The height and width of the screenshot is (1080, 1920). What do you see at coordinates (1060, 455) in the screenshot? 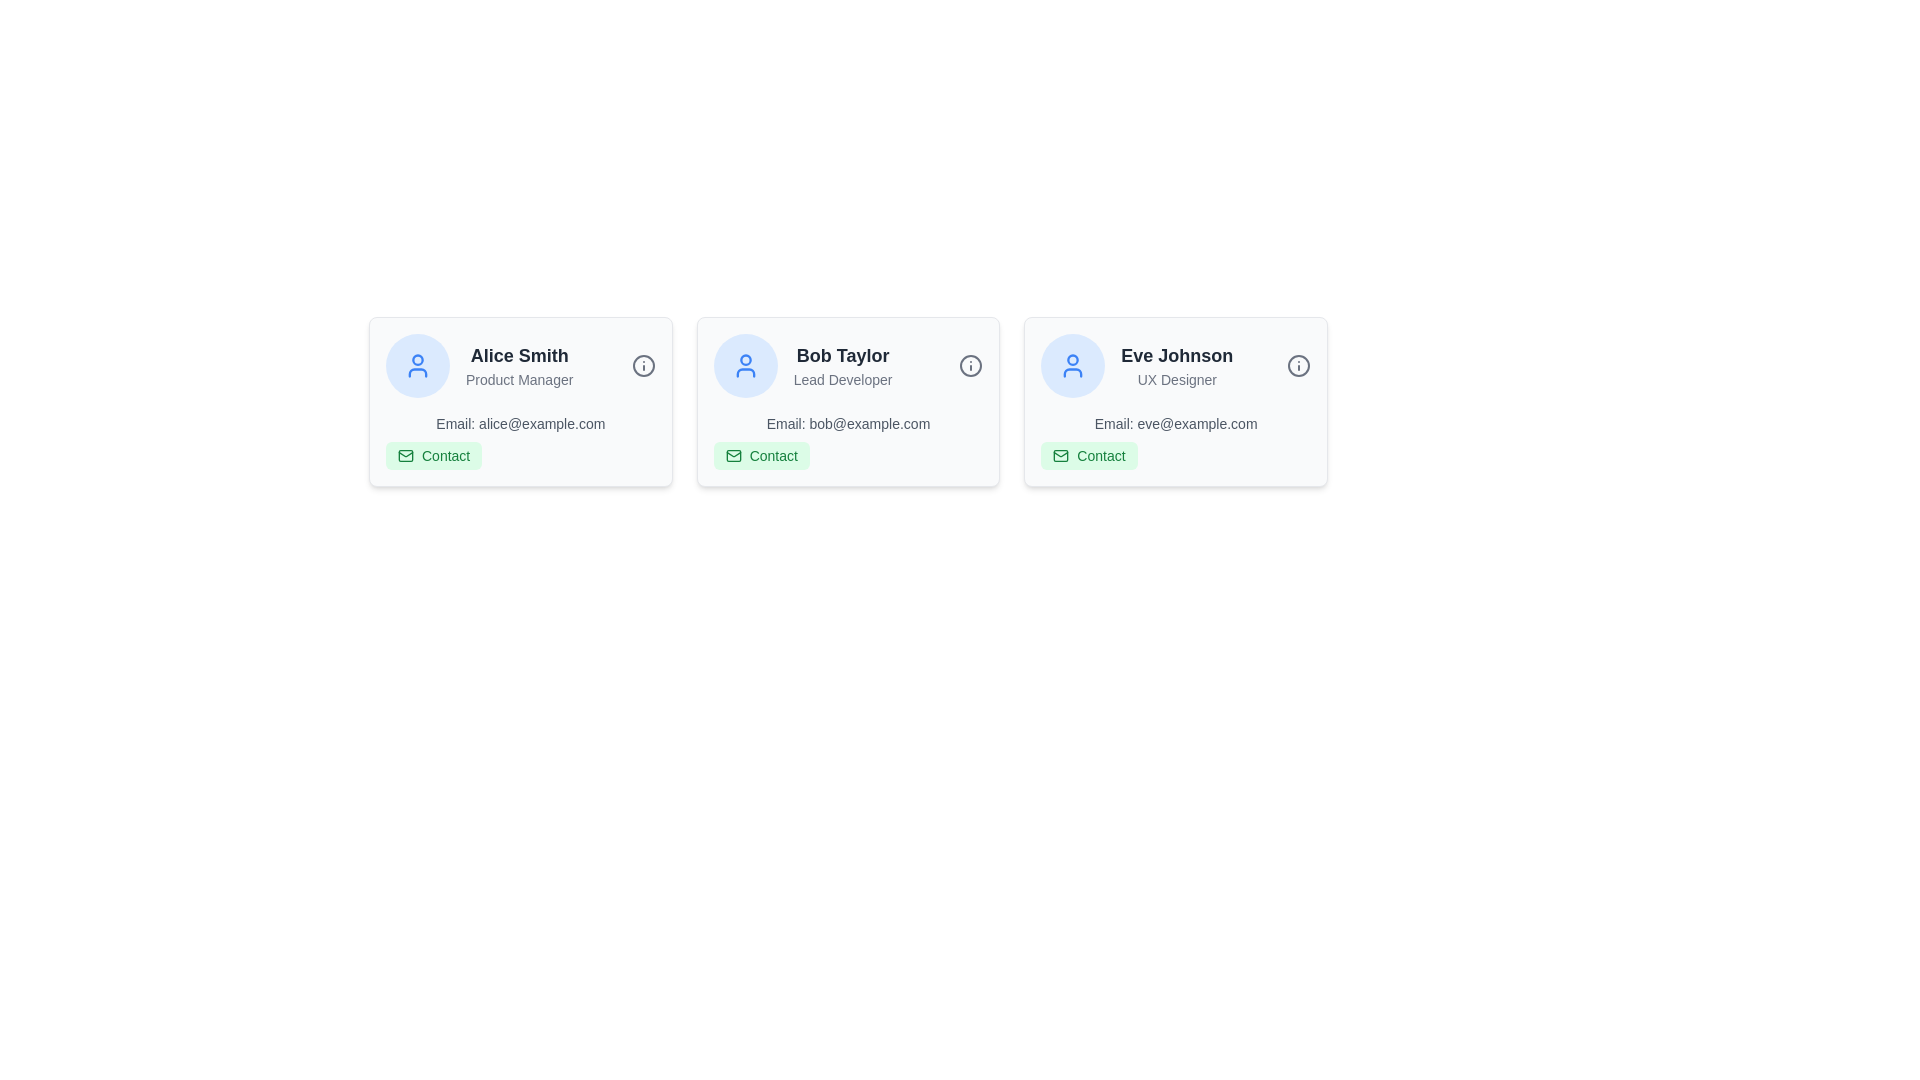
I see `the Decorative Icon resembling an envelope, located at the bottom section of the card for 'Eve Johnson'` at bounding box center [1060, 455].